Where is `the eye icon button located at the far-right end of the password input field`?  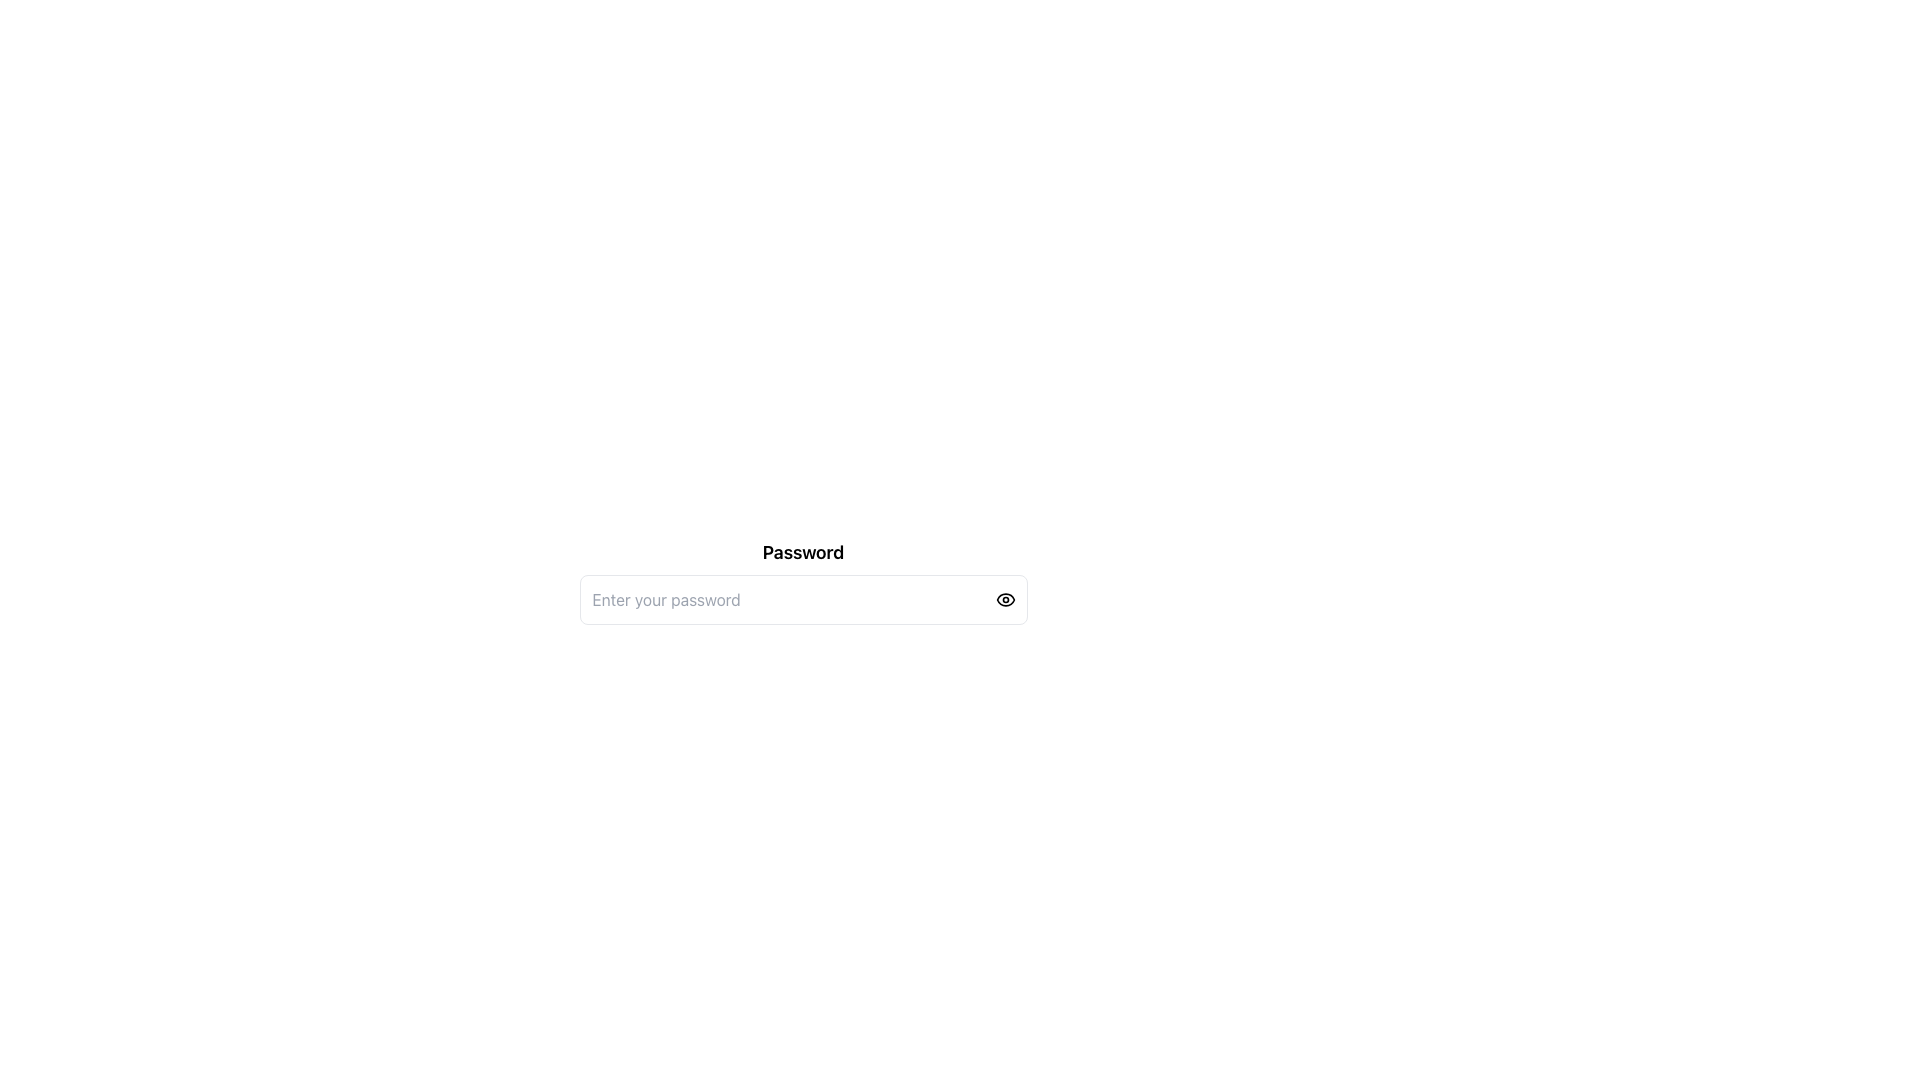 the eye icon button located at the far-right end of the password input field is located at coordinates (1005, 599).